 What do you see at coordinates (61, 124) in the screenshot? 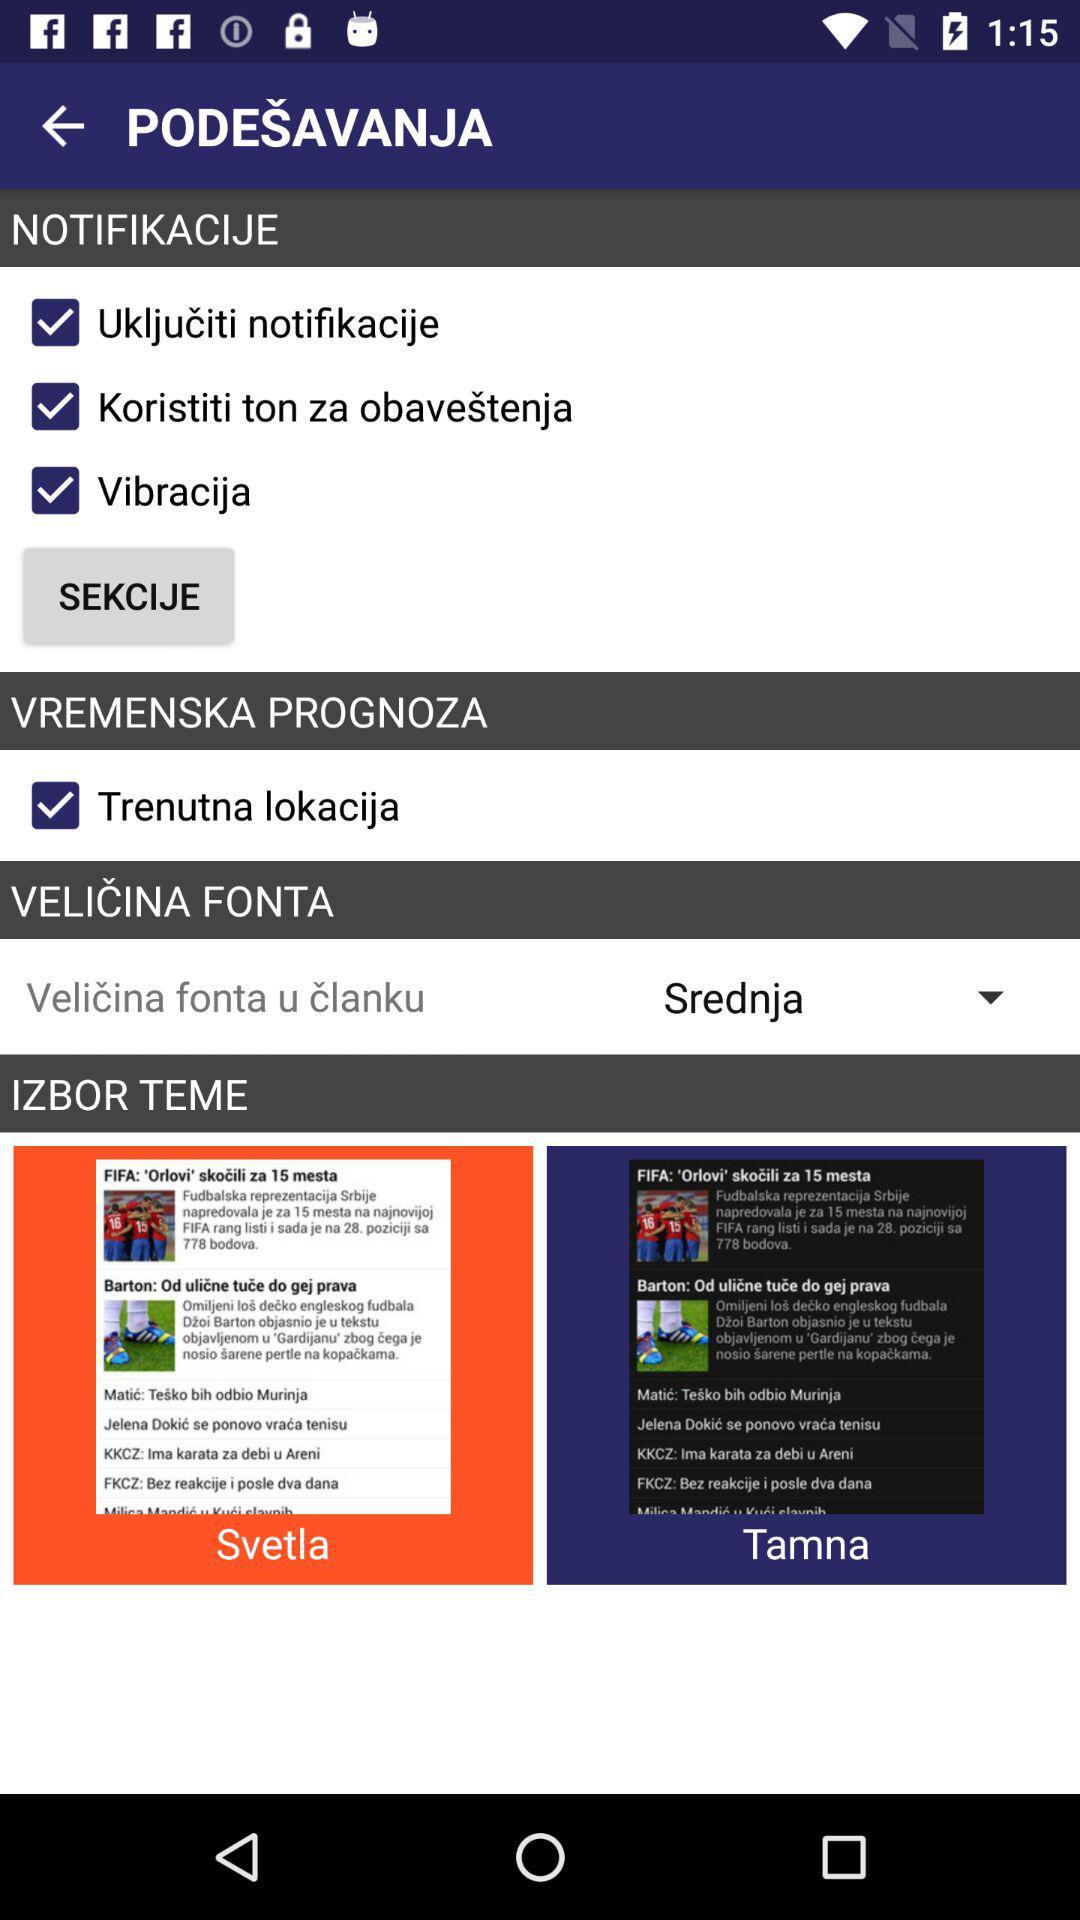
I see `the arrow_backward icon` at bounding box center [61, 124].